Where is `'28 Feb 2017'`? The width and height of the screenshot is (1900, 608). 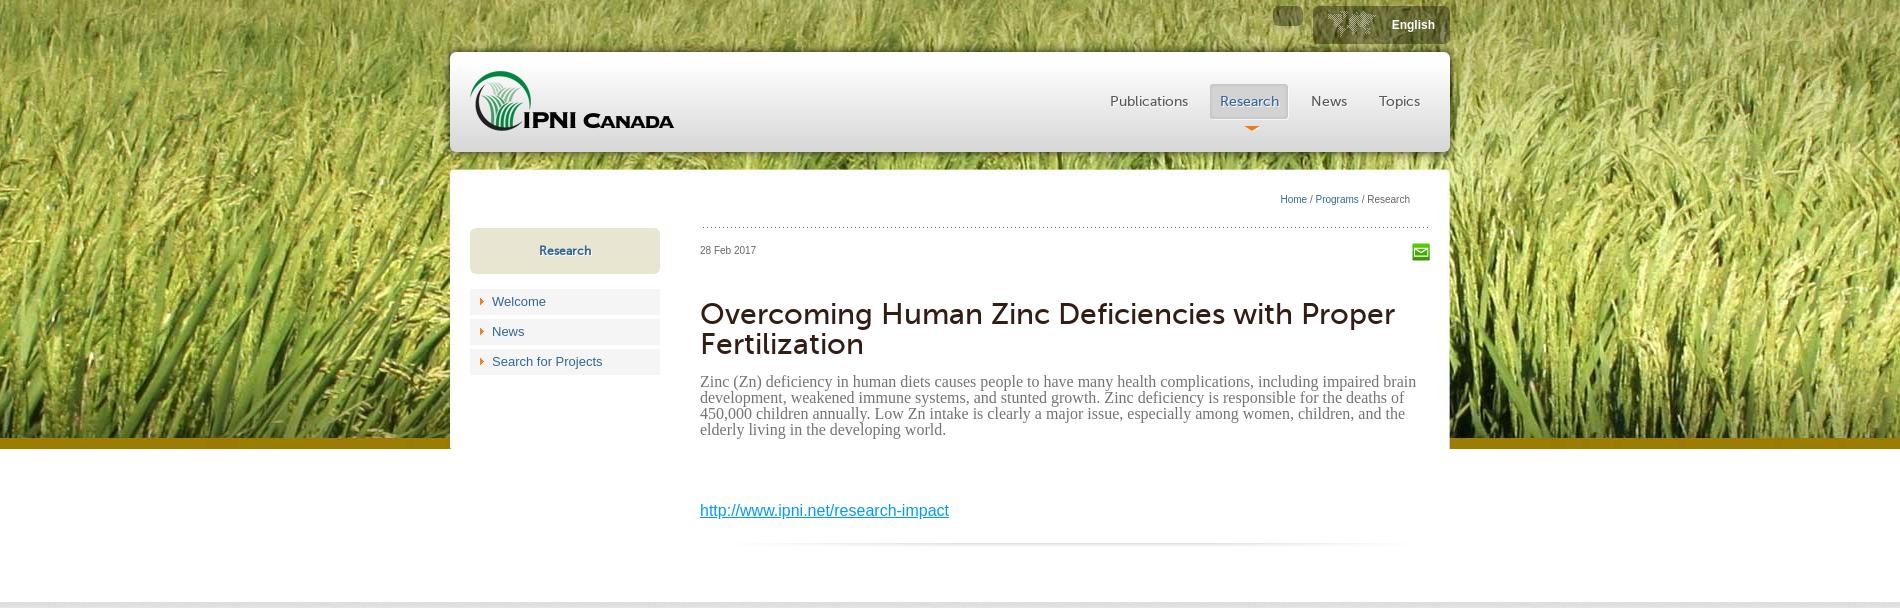 '28 Feb 2017' is located at coordinates (699, 250).